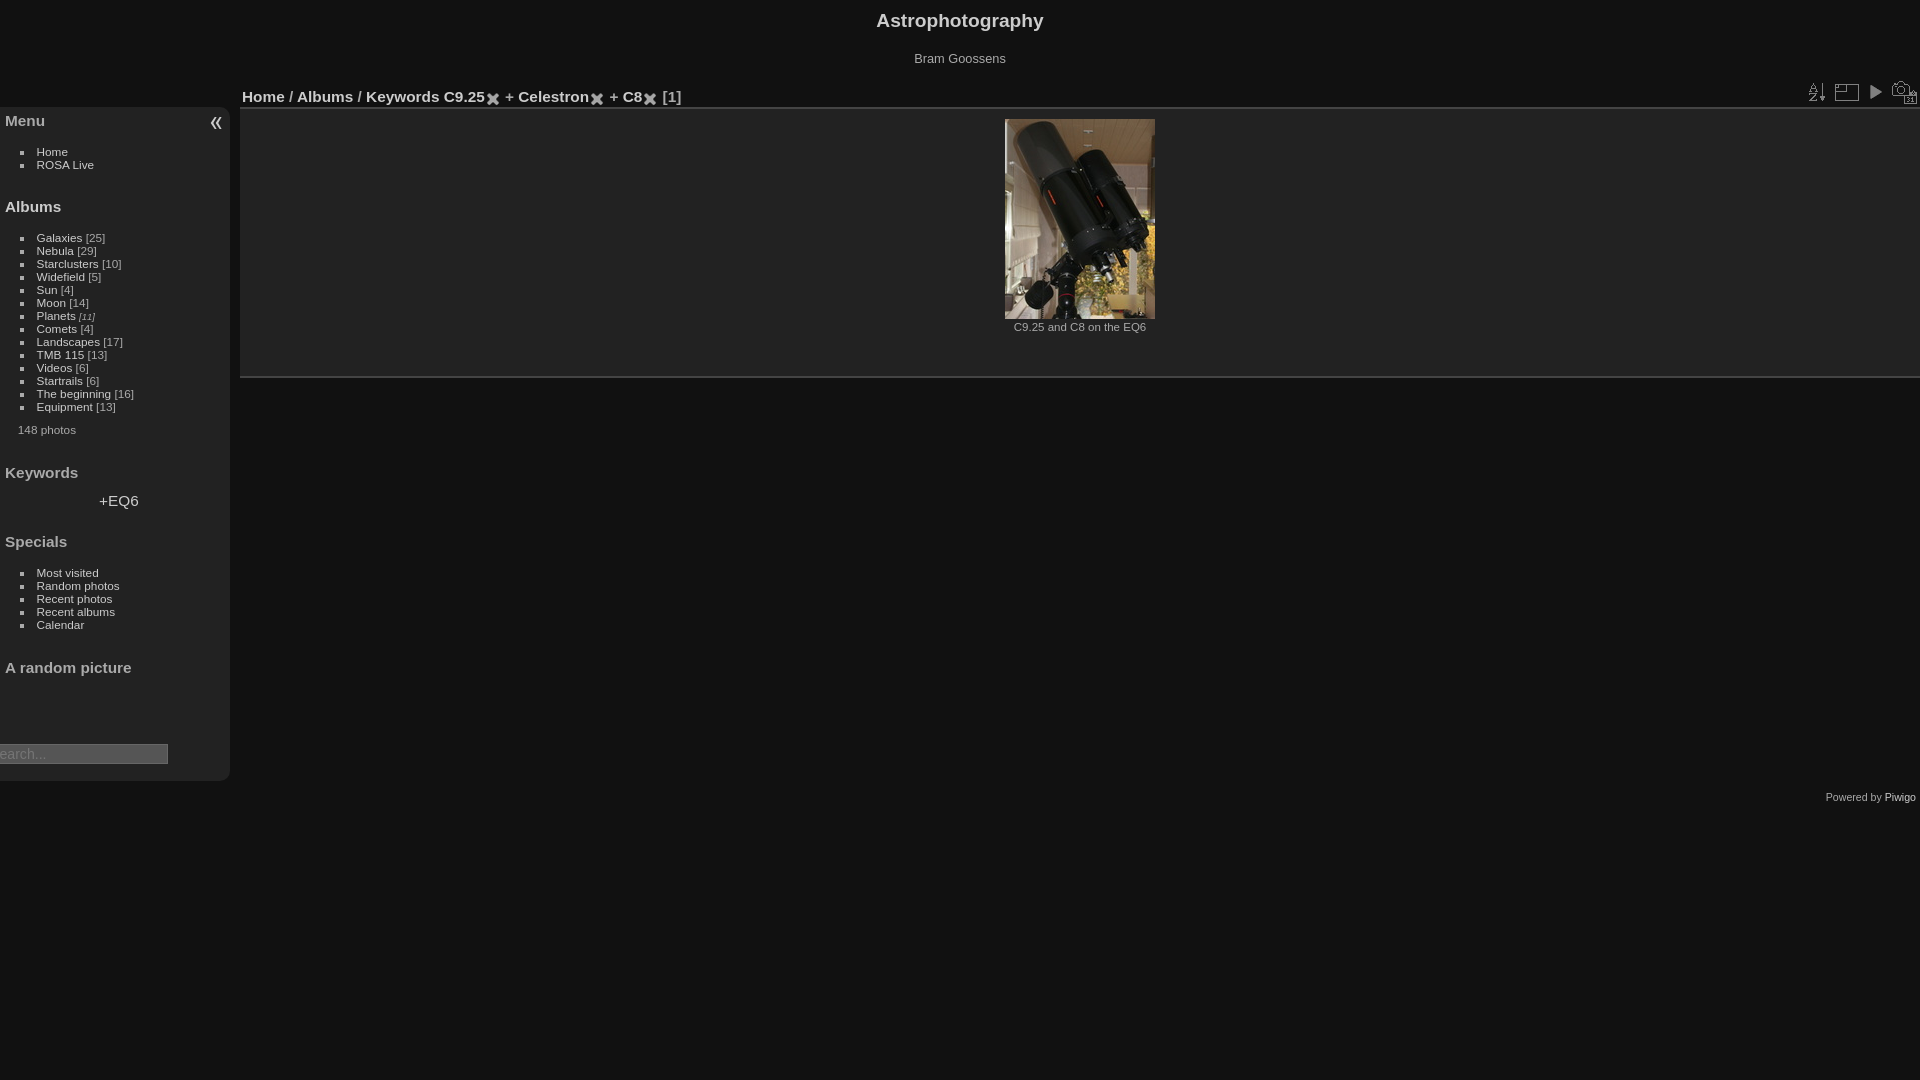  Describe the element at coordinates (67, 572) in the screenshot. I see `'Most visited'` at that location.